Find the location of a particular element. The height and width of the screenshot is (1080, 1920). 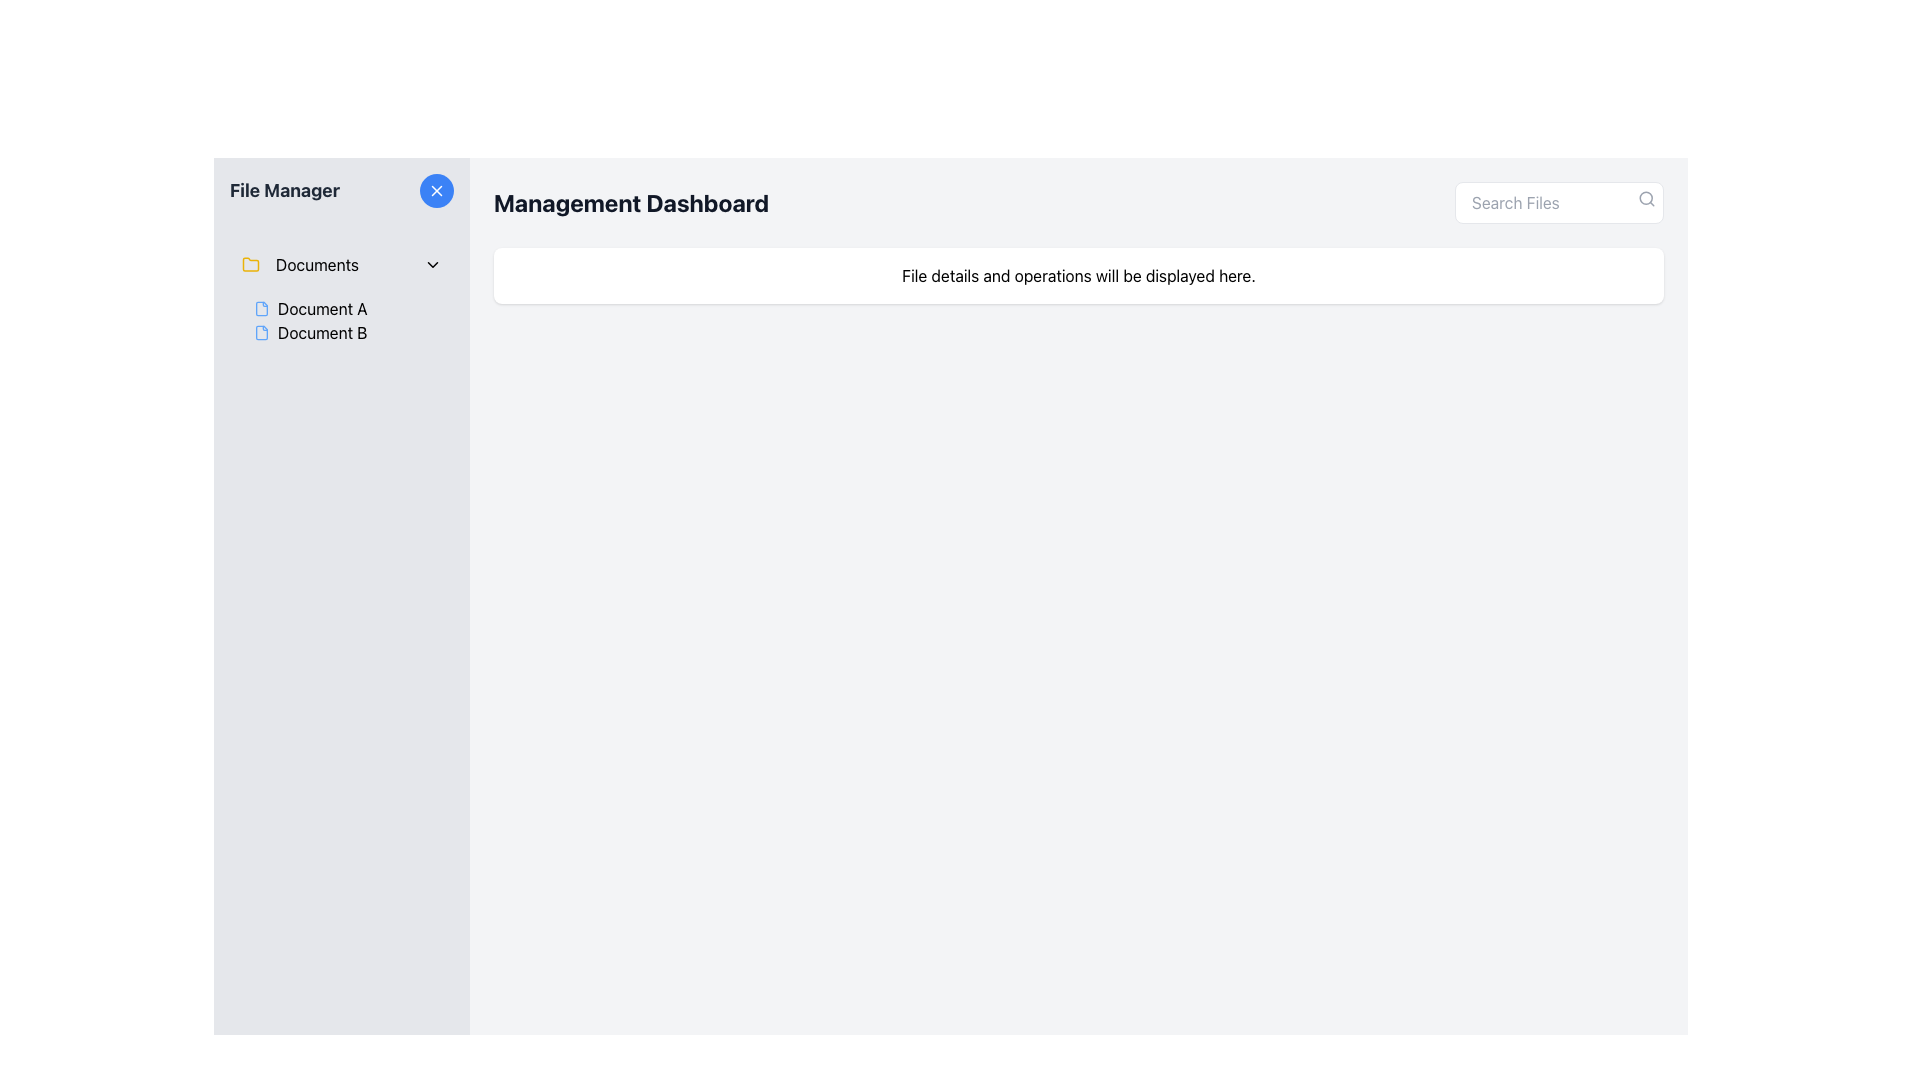

the informational text box that contains the text 'File details and operations will be displayed here.' located below the 'Management Dashboard' heading is located at coordinates (1078, 276).